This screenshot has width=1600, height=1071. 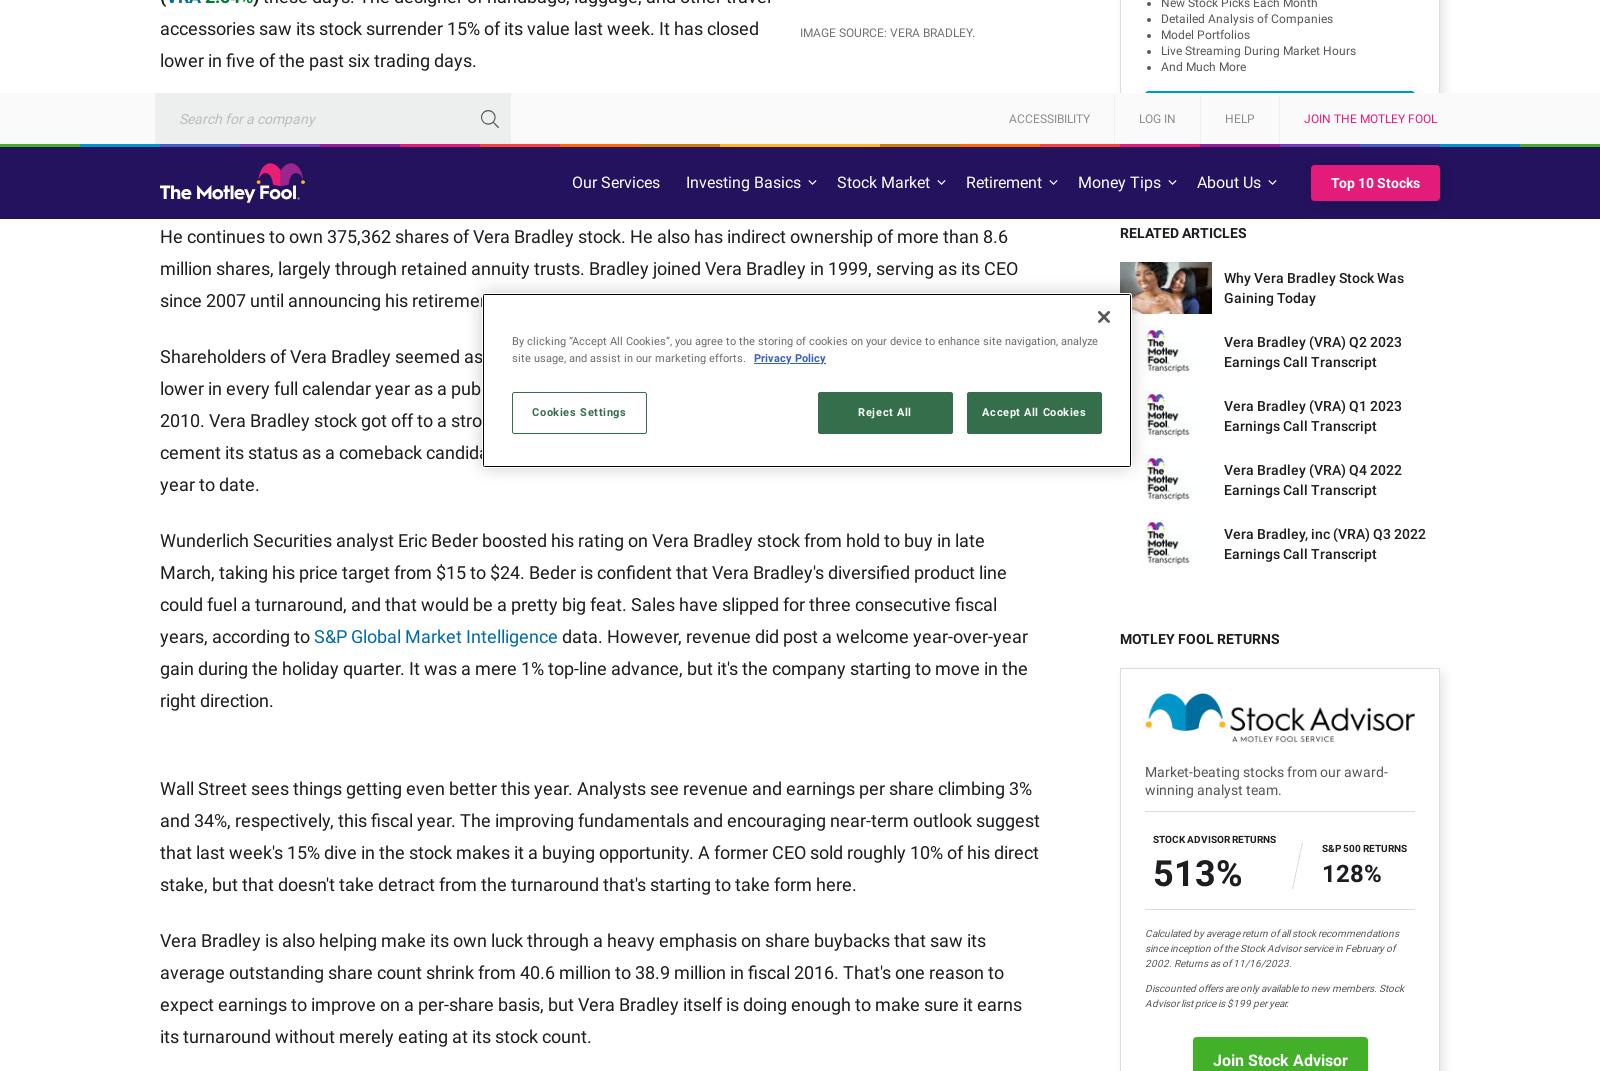 What do you see at coordinates (1136, 770) in the screenshot?
I see `'Financial Dictionary'` at bounding box center [1136, 770].